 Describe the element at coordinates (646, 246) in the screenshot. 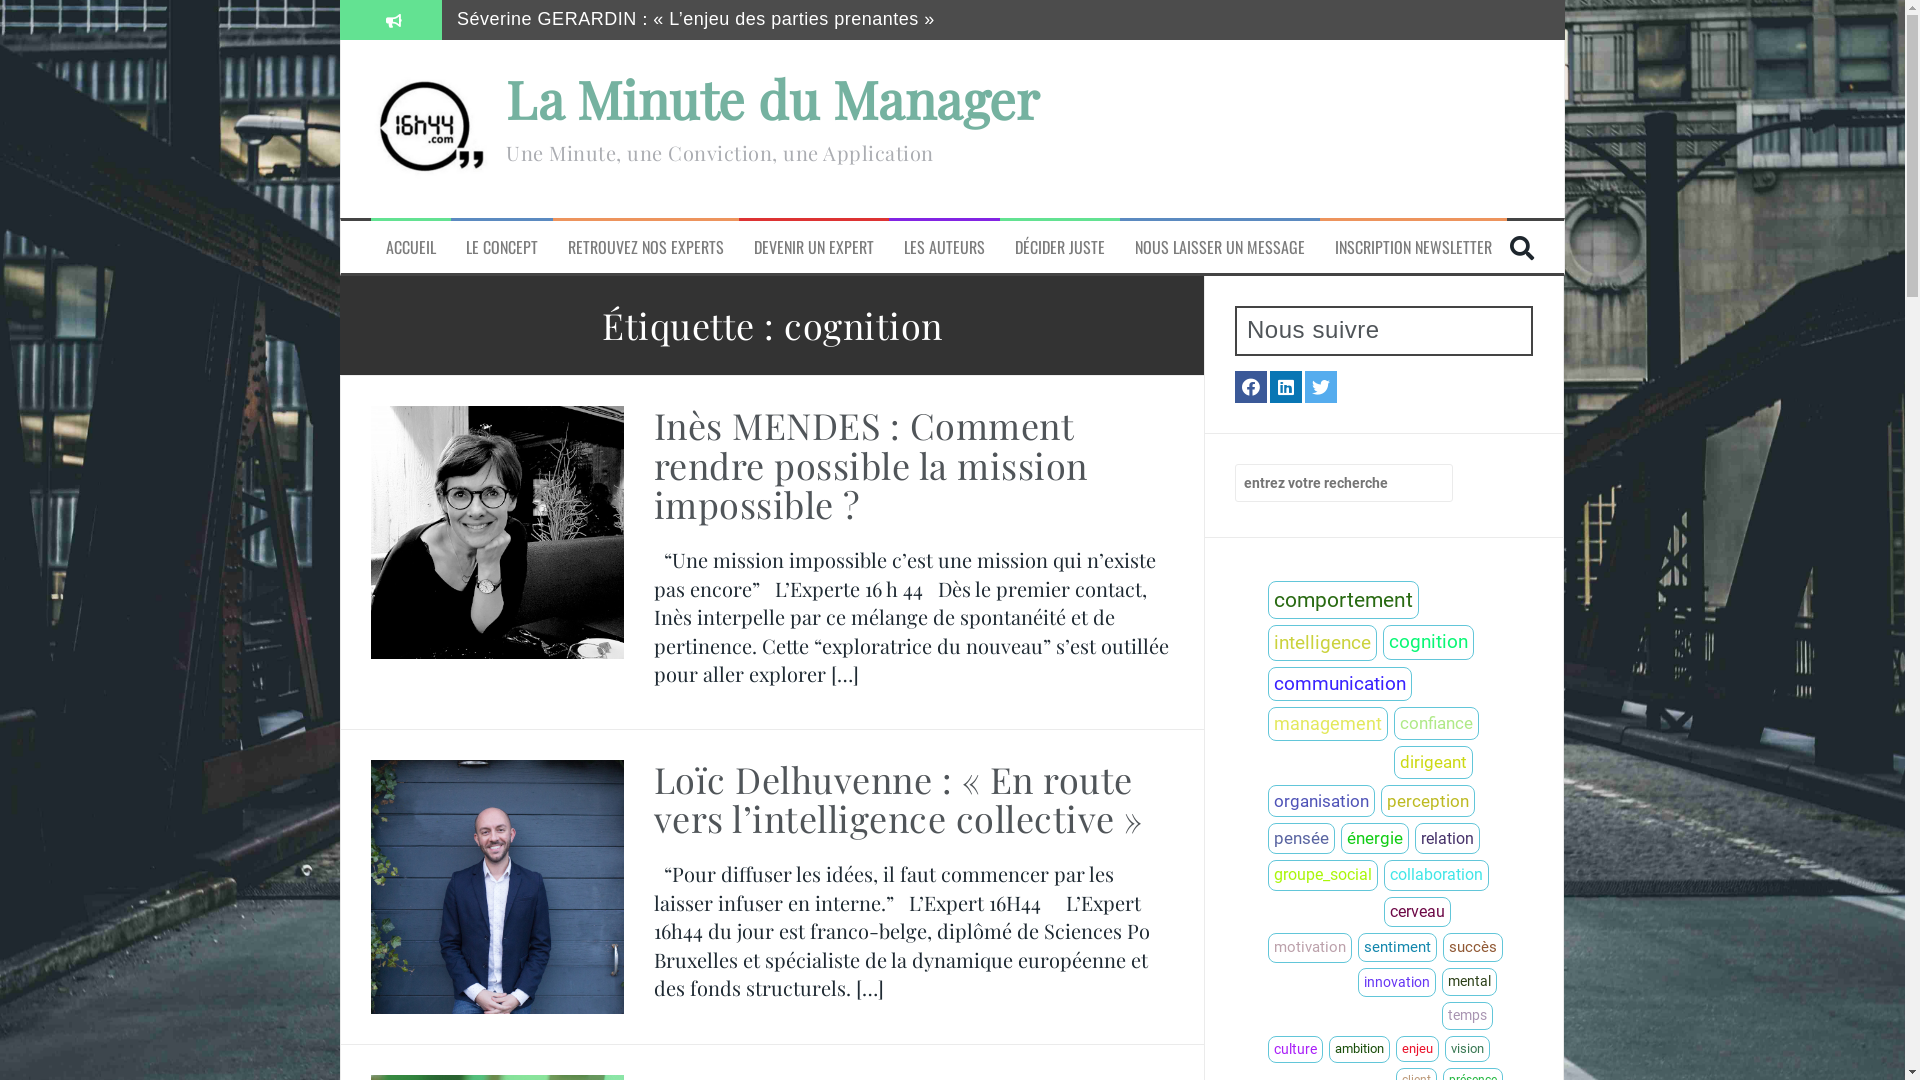

I see `'RETROUVEZ NOS EXPERTS'` at that location.